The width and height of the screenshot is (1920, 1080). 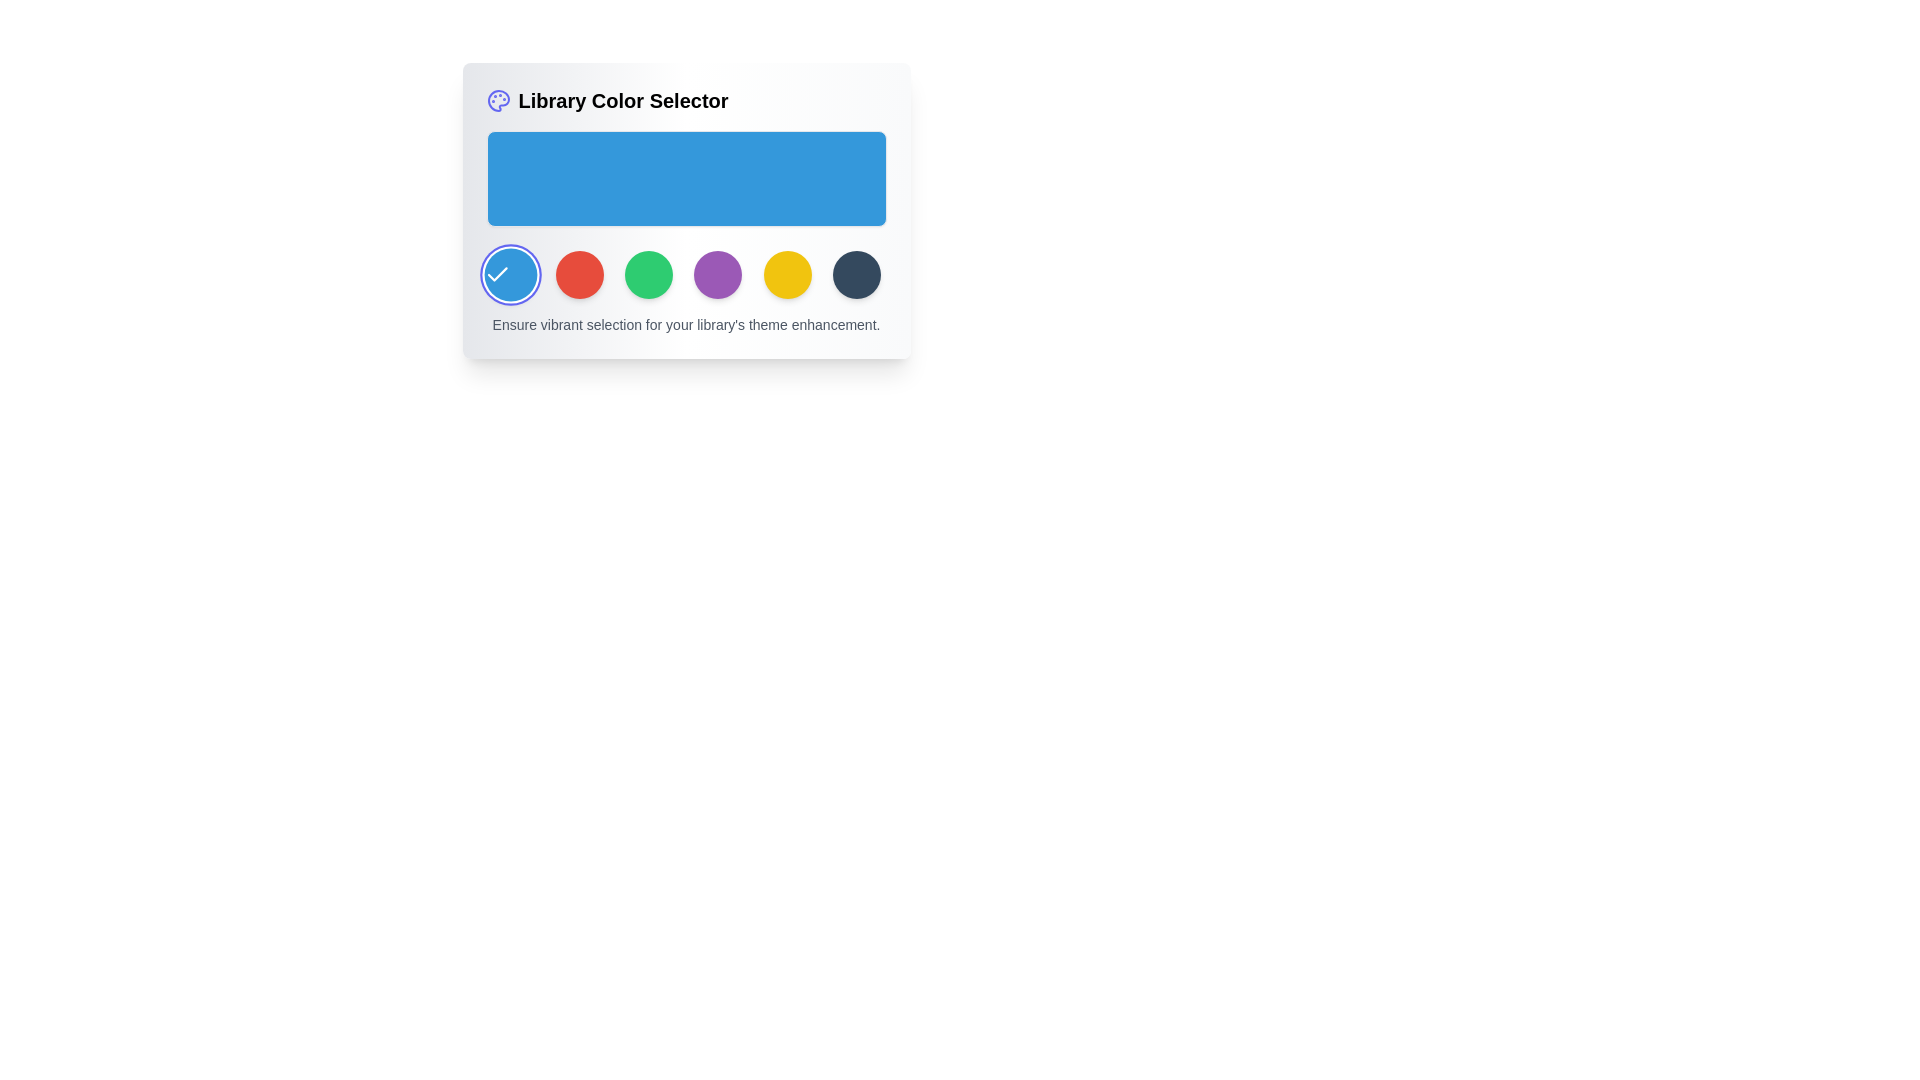 What do you see at coordinates (857, 274) in the screenshot?
I see `the dark blue color selection button, which is the last element in a horizontal grid of six circular buttons` at bounding box center [857, 274].